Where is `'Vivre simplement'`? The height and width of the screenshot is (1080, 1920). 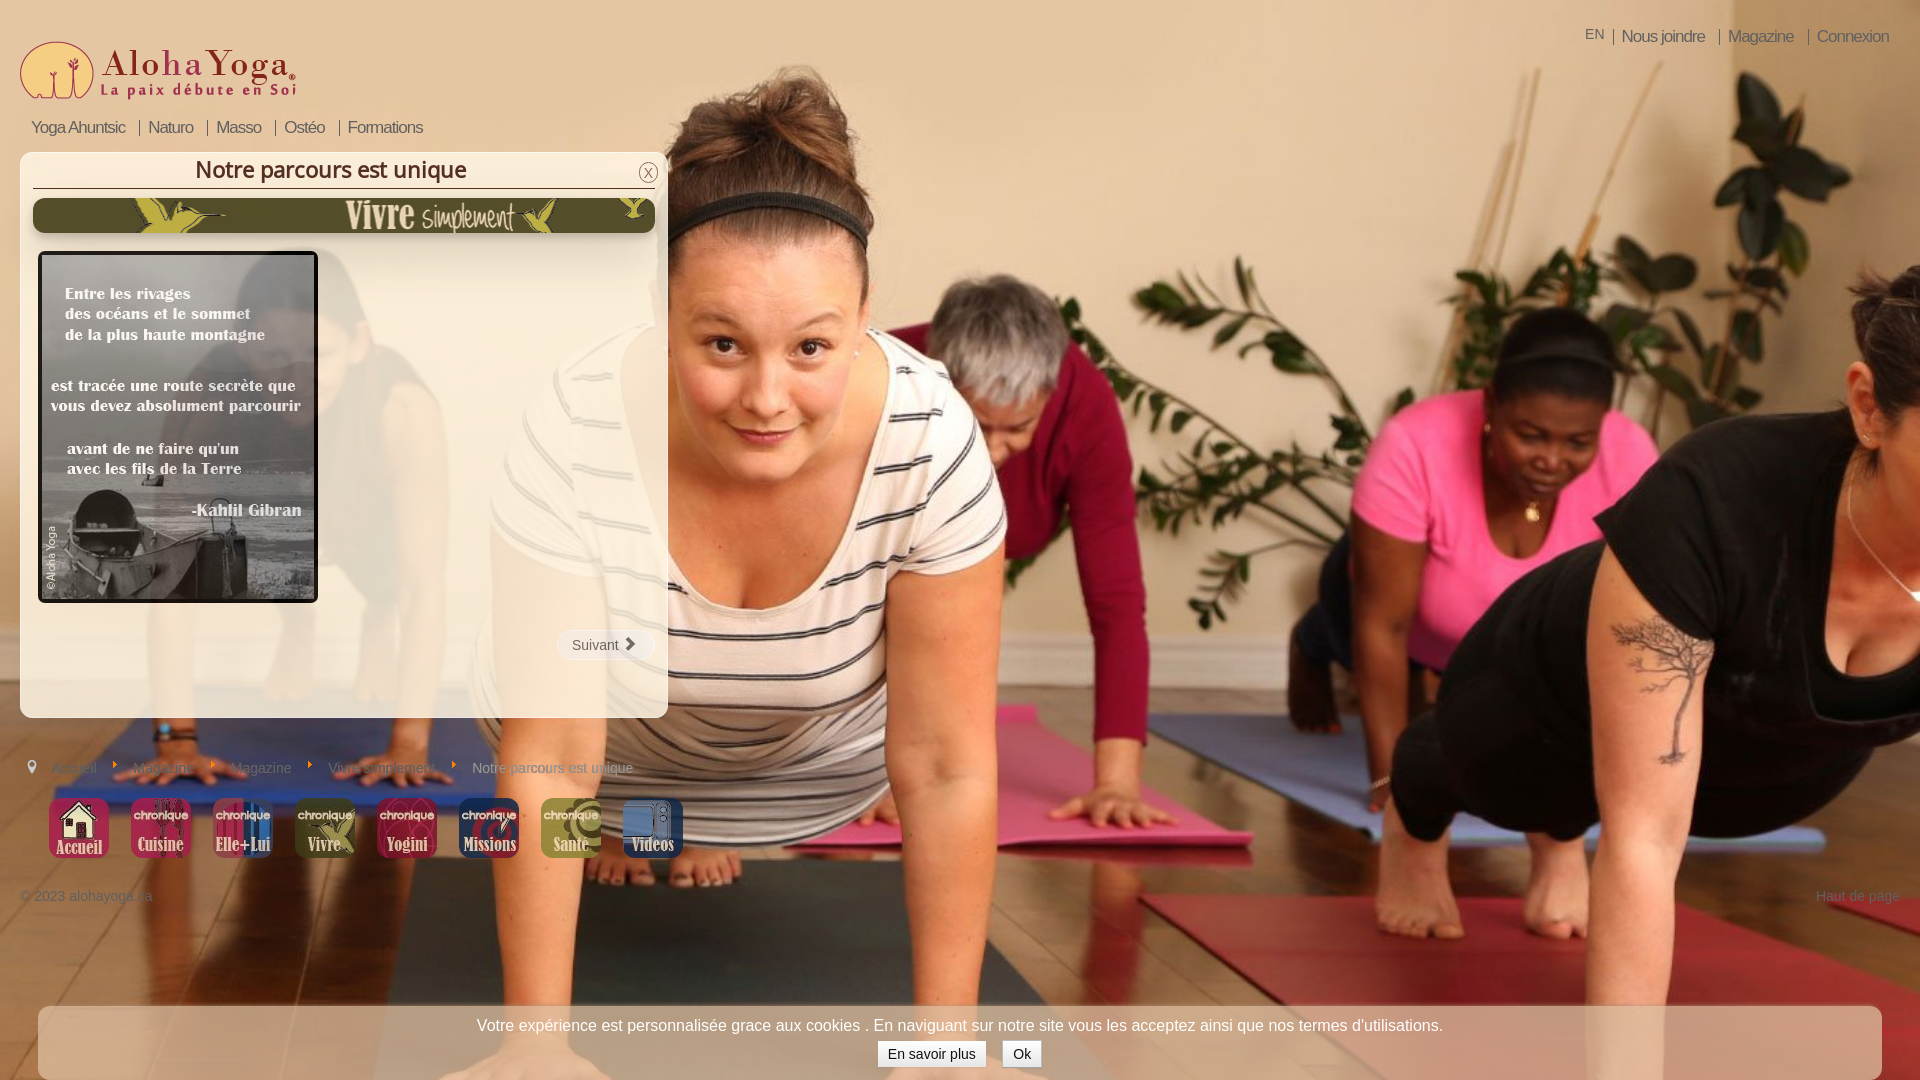
'Vivre simplement' is located at coordinates (327, 766).